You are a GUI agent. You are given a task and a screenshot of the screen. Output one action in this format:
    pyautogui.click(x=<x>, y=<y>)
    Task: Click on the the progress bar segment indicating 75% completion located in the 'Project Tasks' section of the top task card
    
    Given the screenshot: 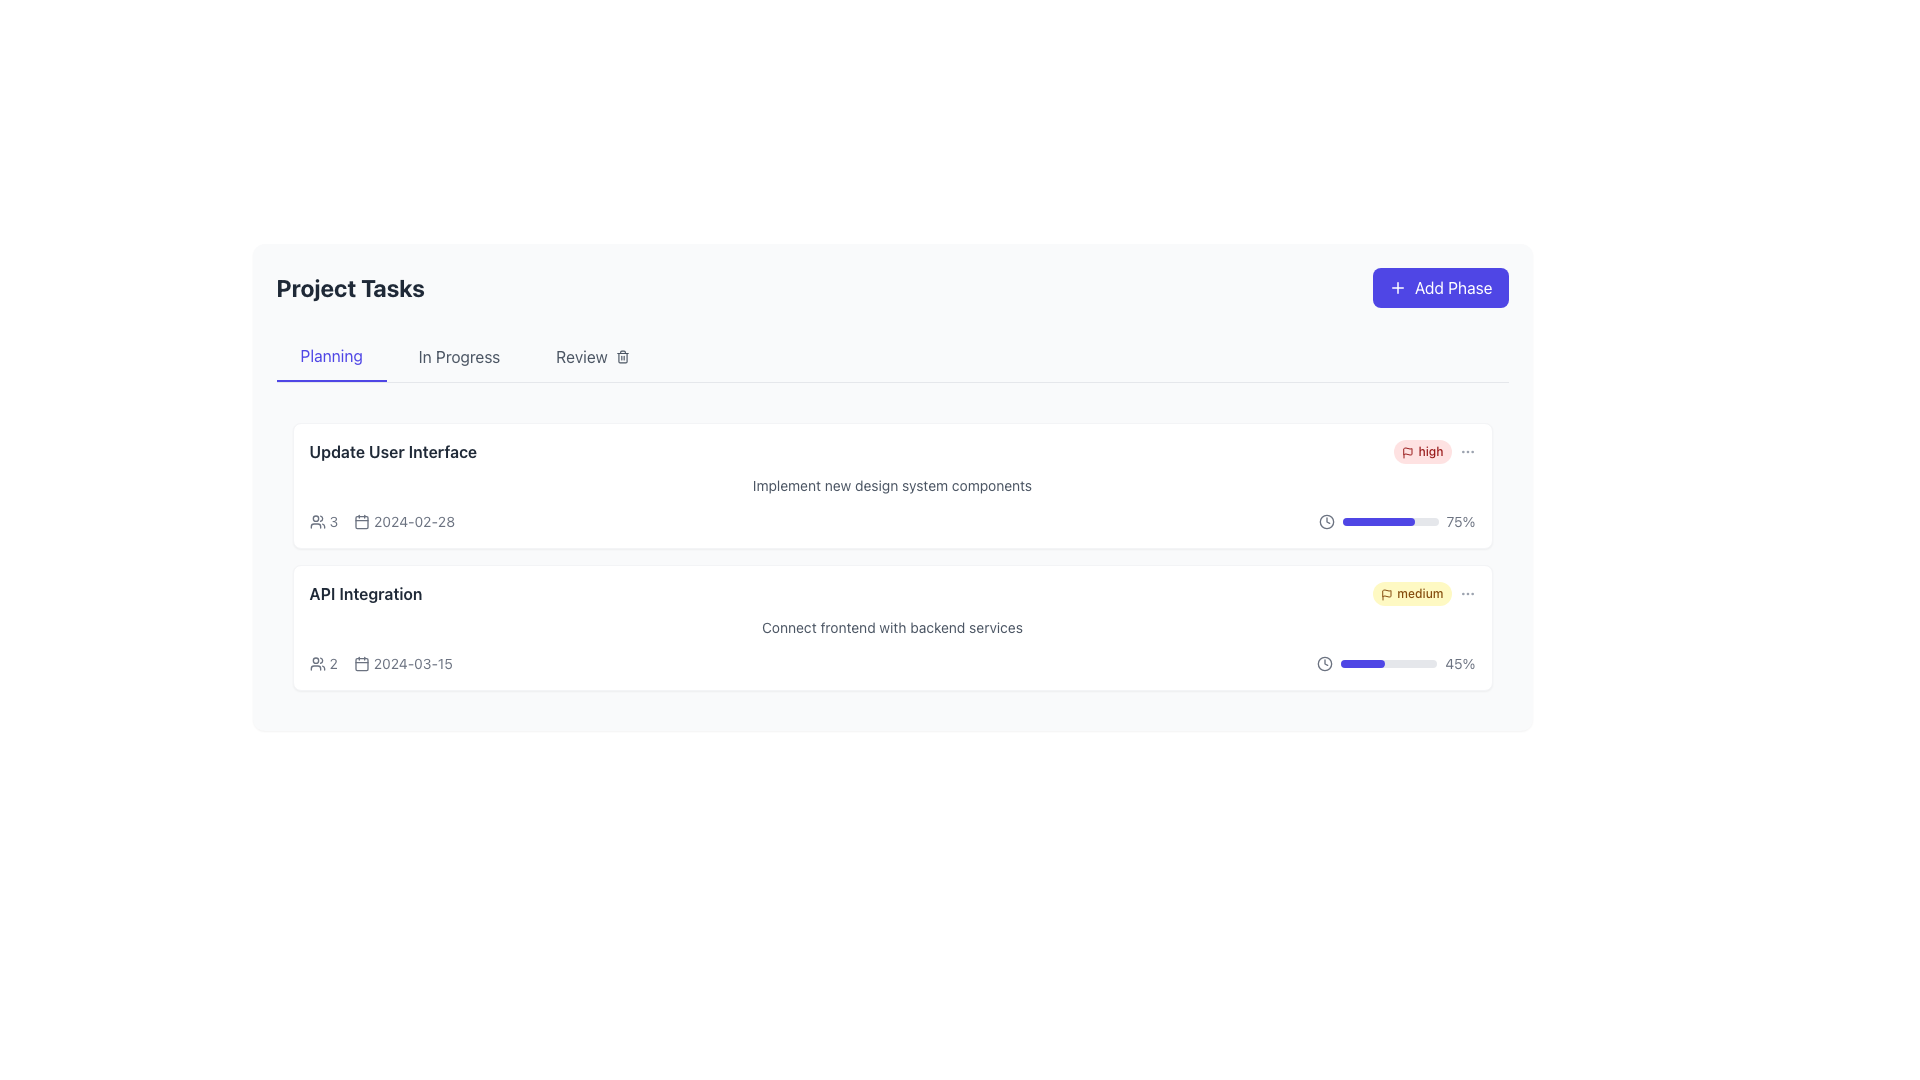 What is the action you would take?
    pyautogui.click(x=1377, y=520)
    